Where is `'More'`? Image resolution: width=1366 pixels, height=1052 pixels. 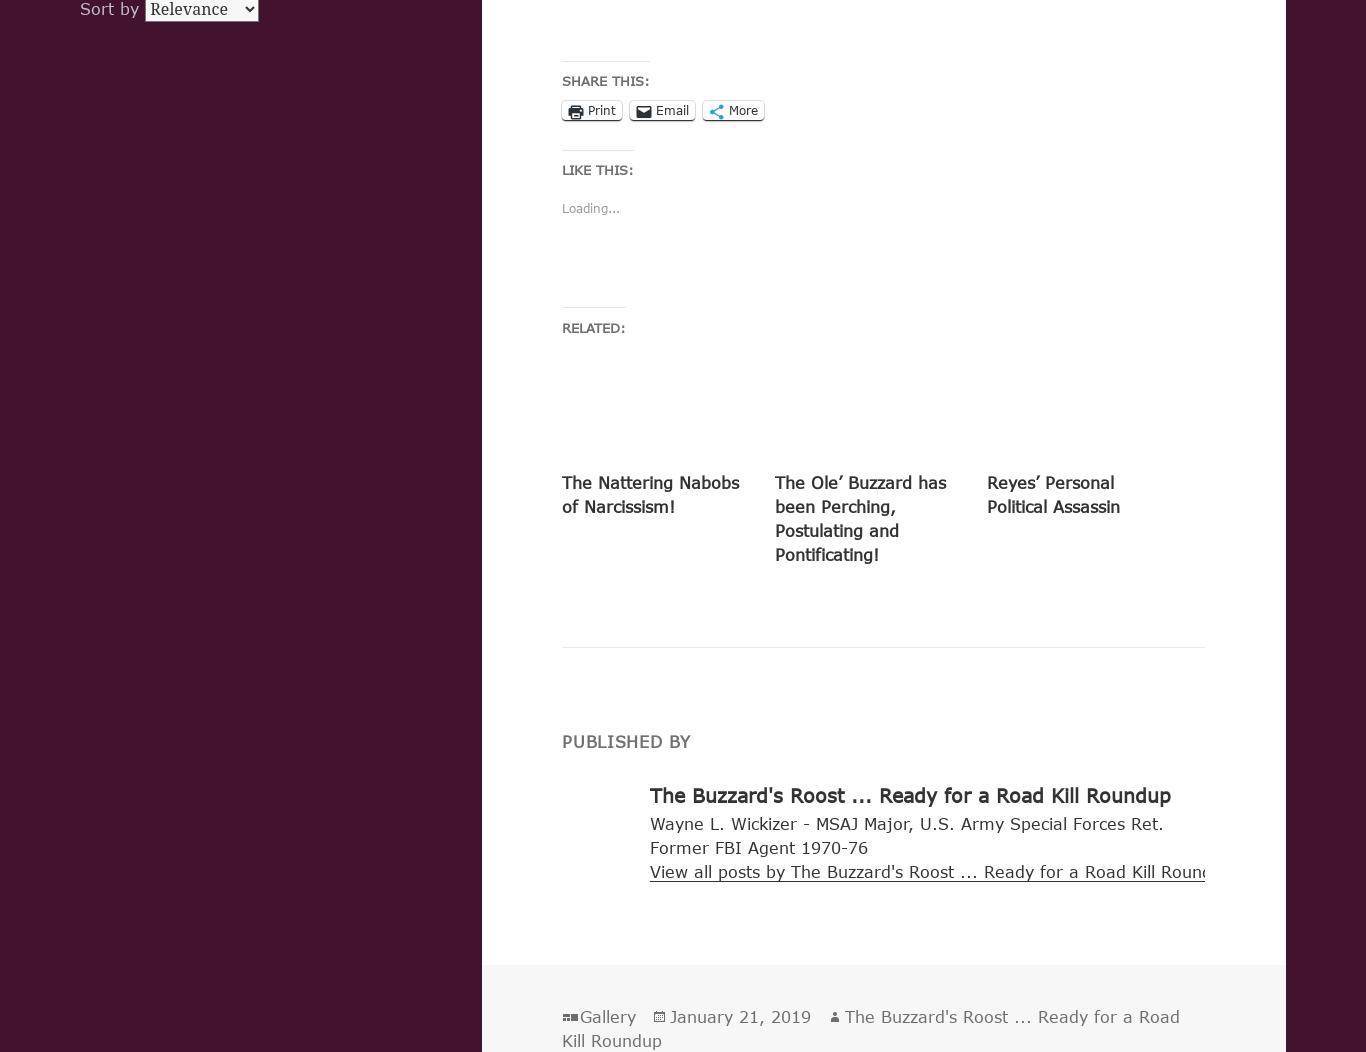
'More' is located at coordinates (743, 110).